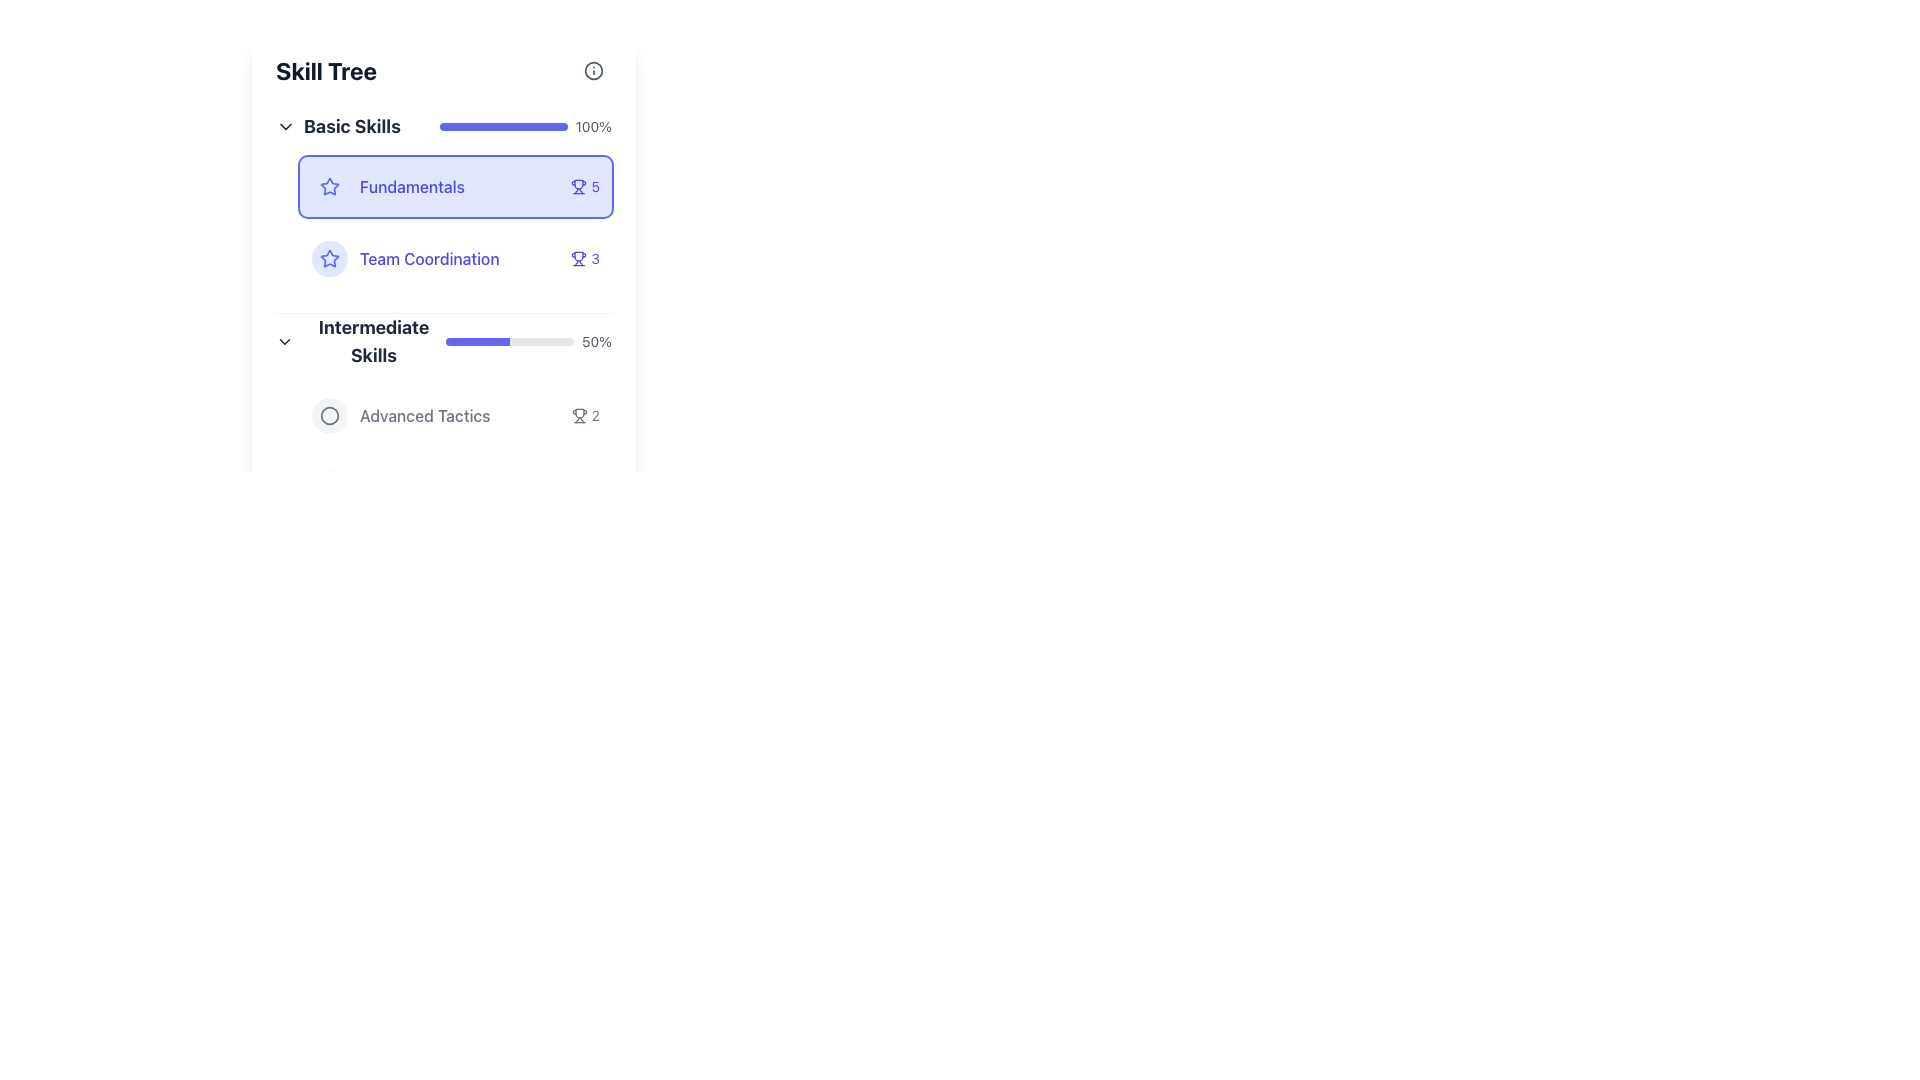 This screenshot has height=1080, width=1920. Describe the element at coordinates (360, 341) in the screenshot. I see `the 'Intermediate Skills' button, which is styled in bold dark gray text and changes to indigo on hover, located in the middle of the 'Skill Tree' panel beneath 'Basic Skills'` at that location.